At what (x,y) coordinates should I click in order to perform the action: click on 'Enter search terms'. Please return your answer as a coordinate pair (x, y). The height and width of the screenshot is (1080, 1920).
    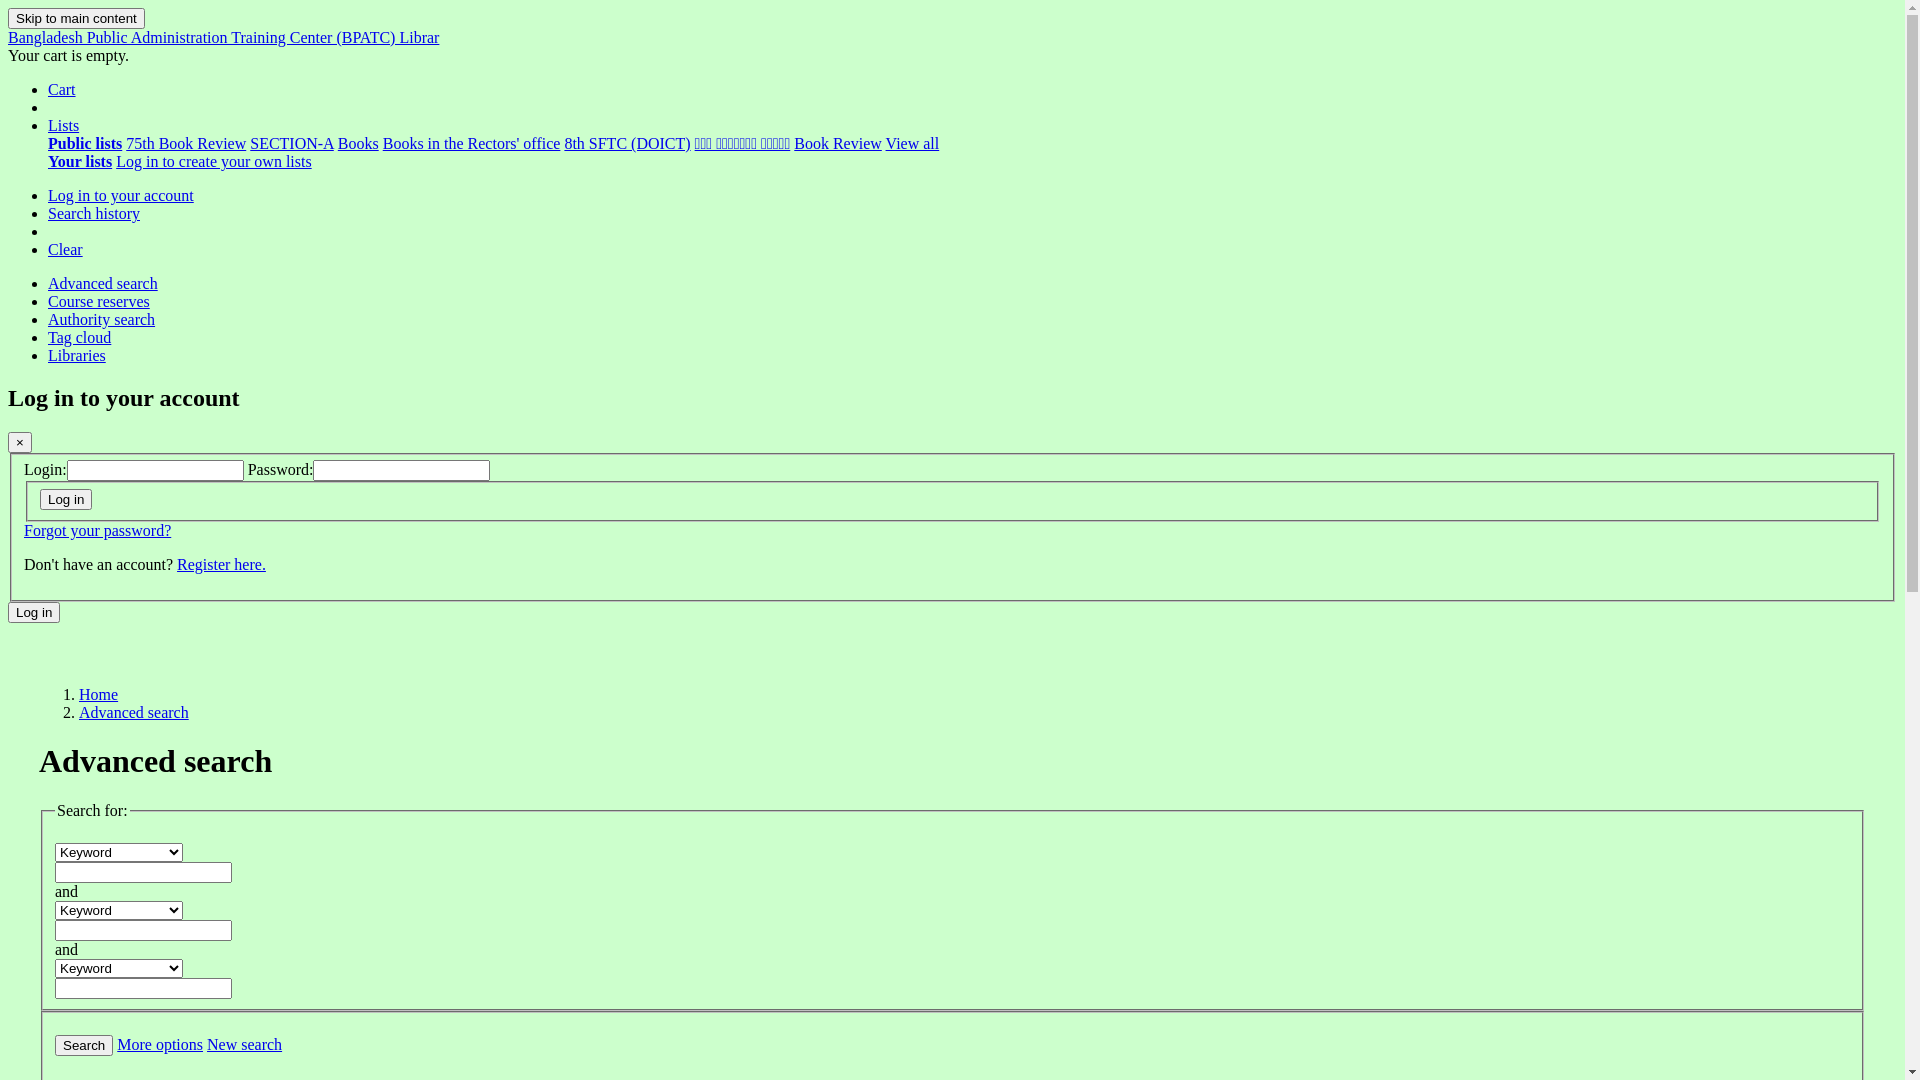
    Looking at the image, I should click on (54, 987).